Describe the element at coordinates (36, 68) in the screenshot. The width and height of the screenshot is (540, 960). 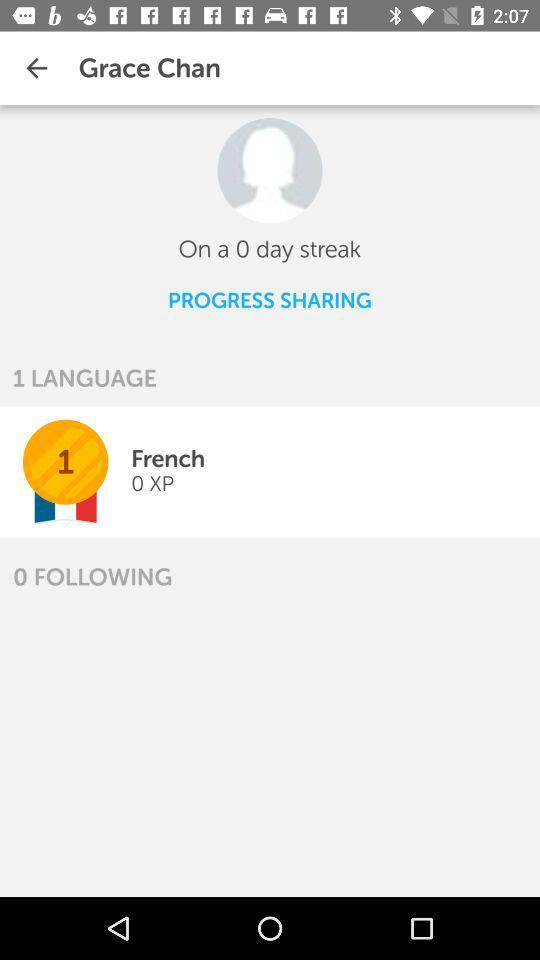
I see `app to the left of grace chan app` at that location.